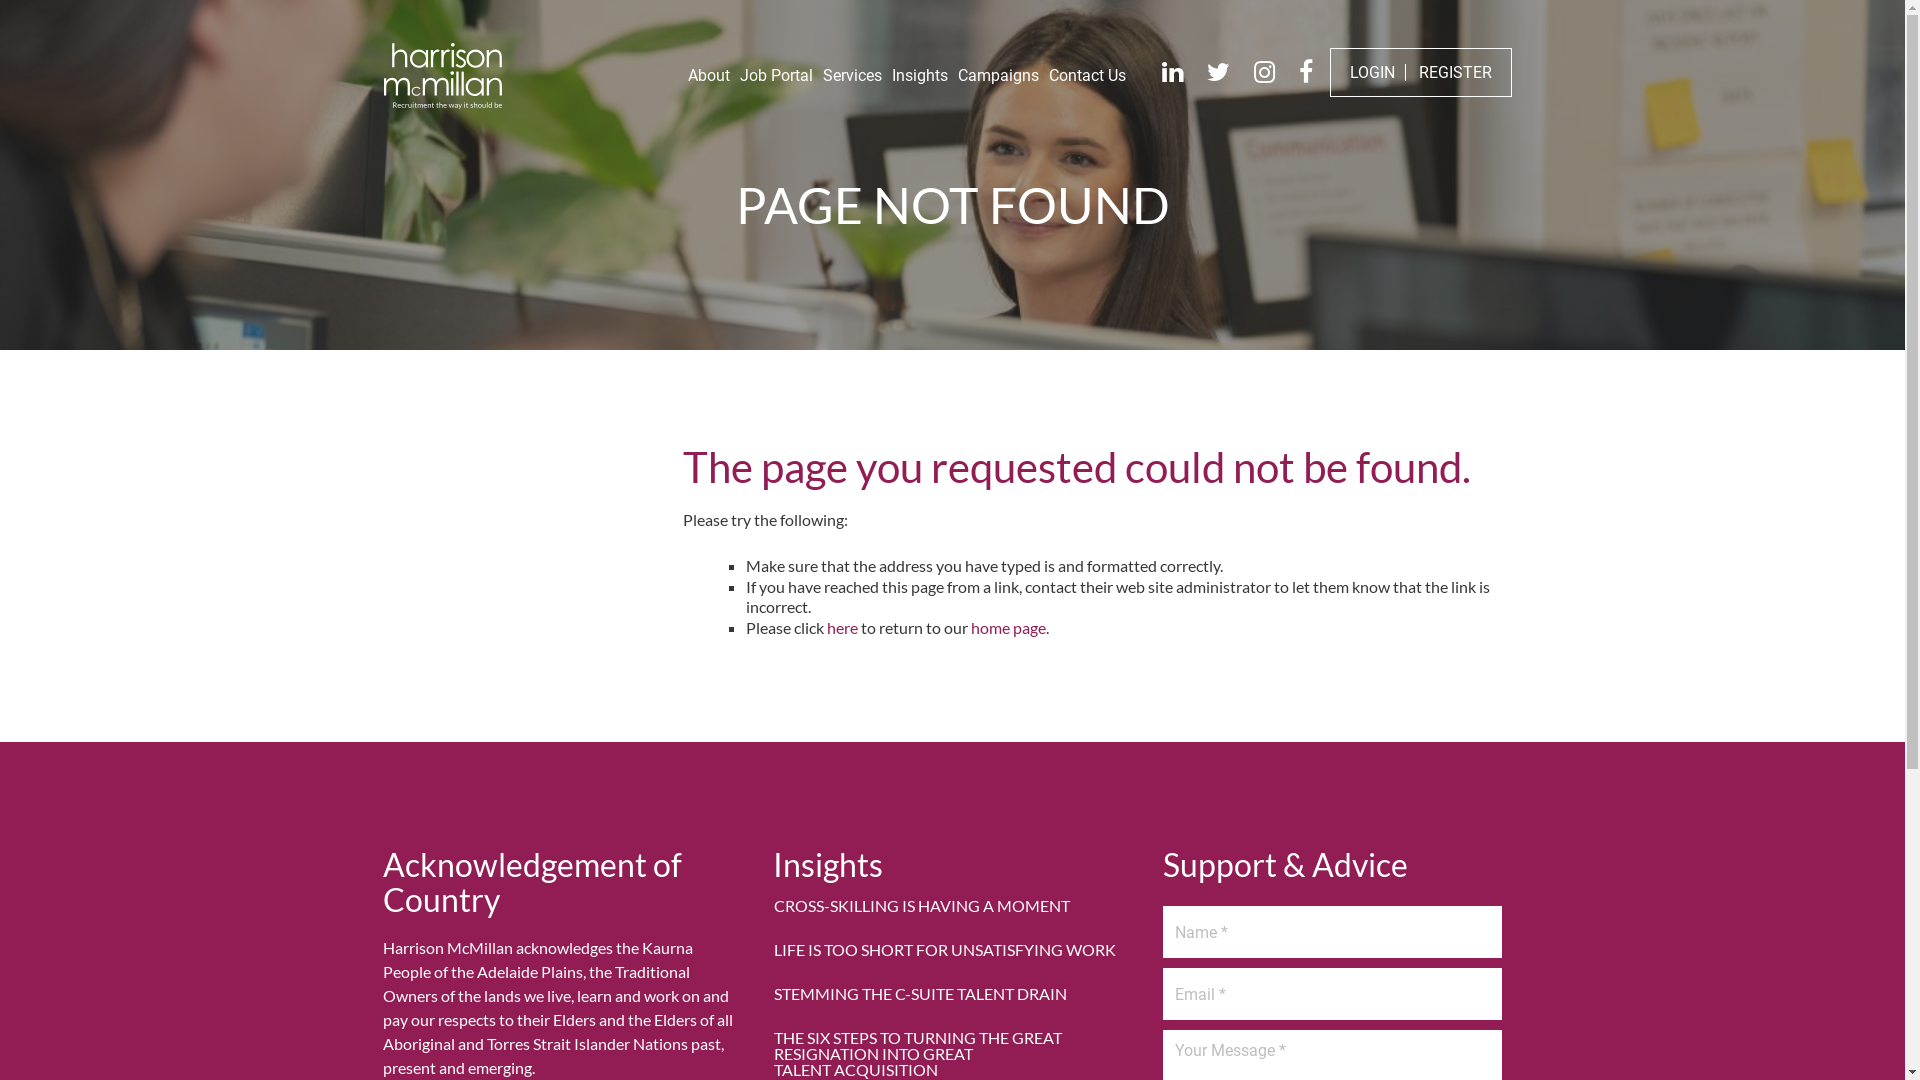 Image resolution: width=1920 pixels, height=1080 pixels. What do you see at coordinates (1263, 71) in the screenshot?
I see `'Instagram'` at bounding box center [1263, 71].